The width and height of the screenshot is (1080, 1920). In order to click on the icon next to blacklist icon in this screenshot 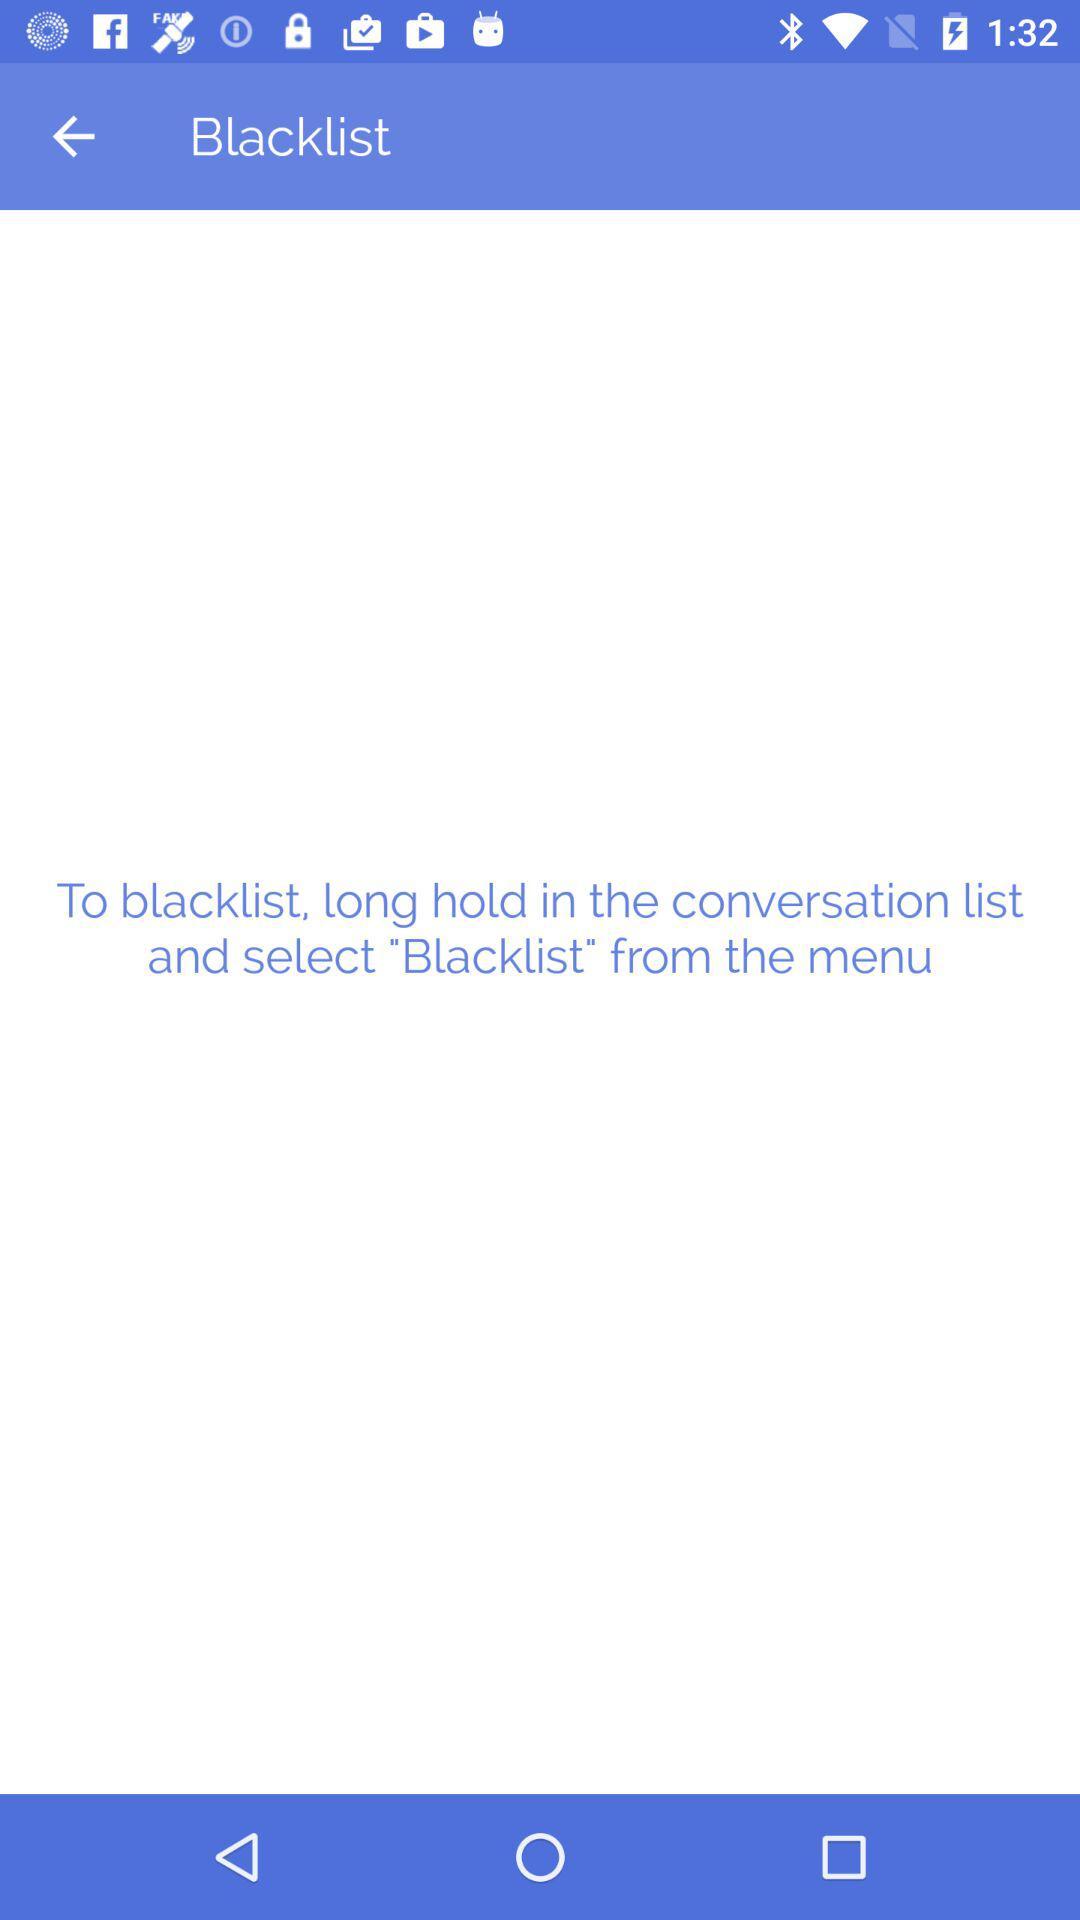, I will do `click(72, 135)`.